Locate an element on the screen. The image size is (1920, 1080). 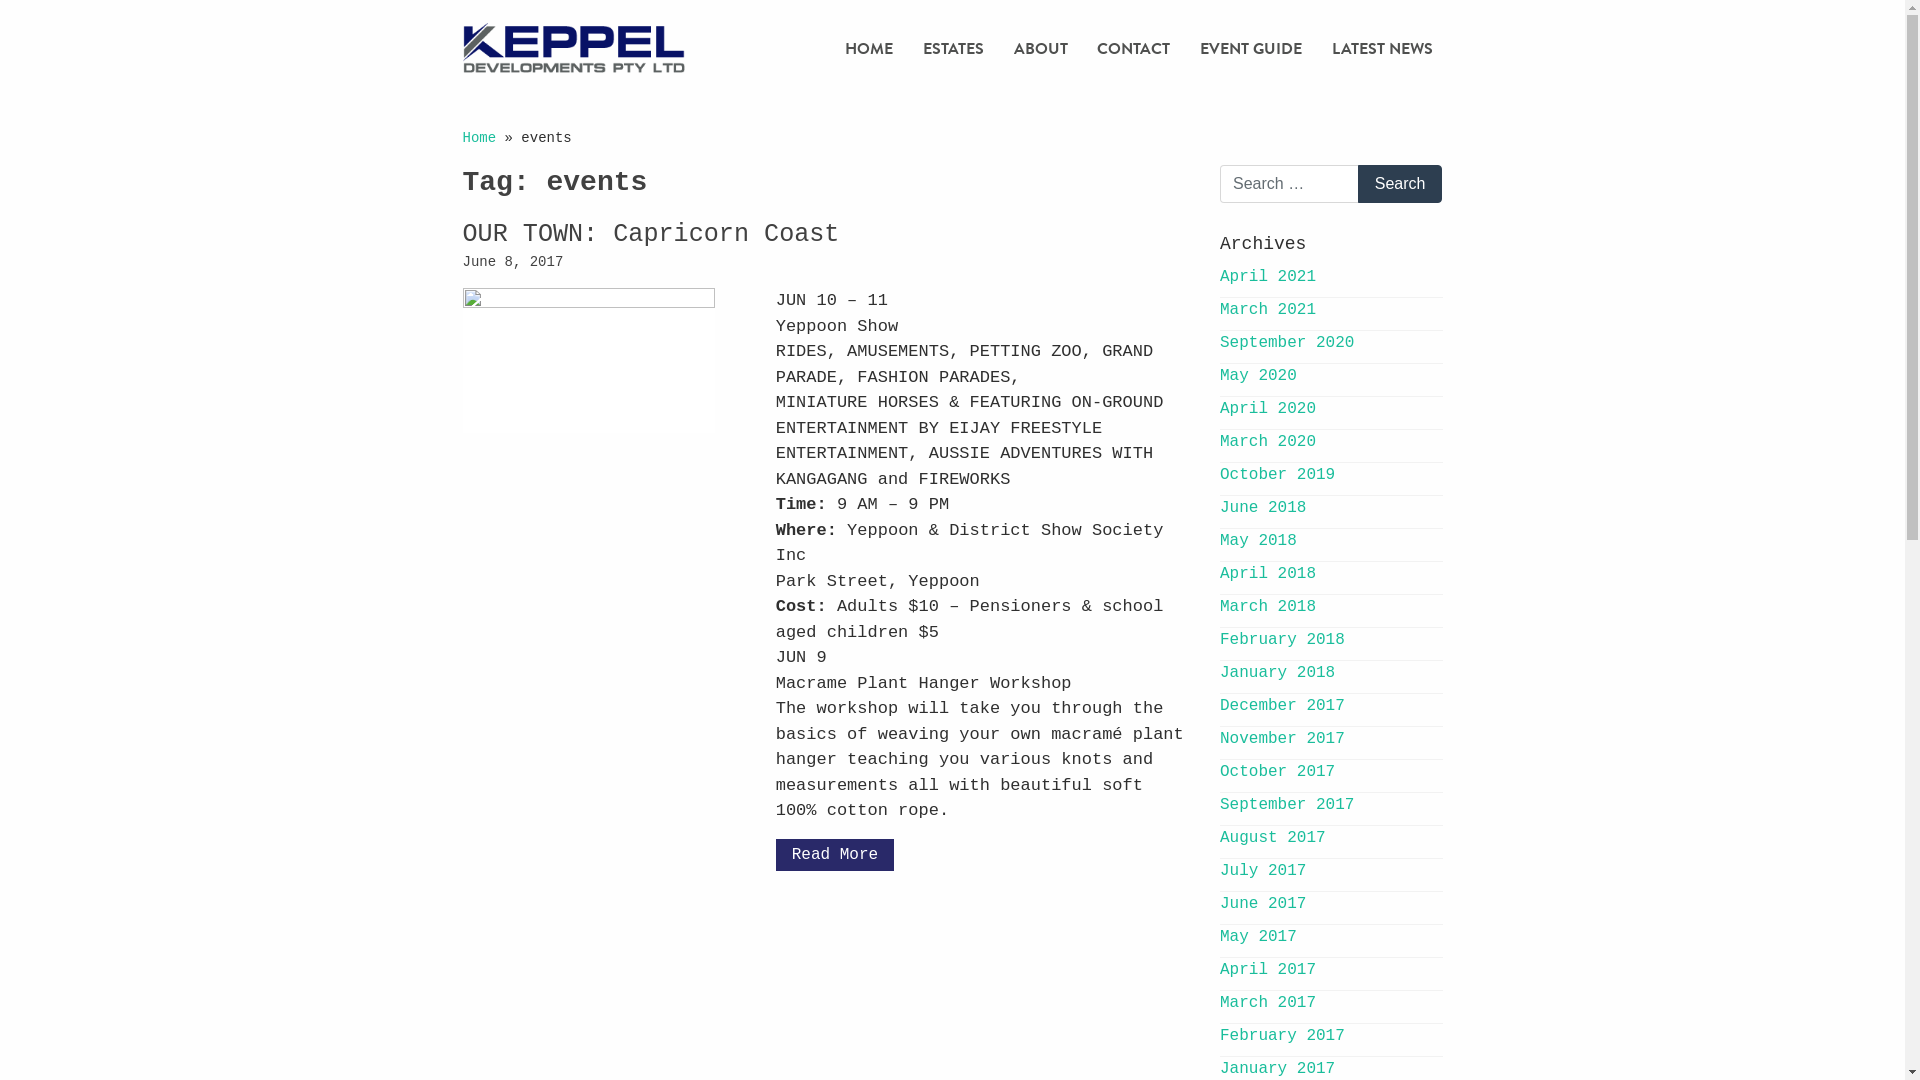
'February 2017' is located at coordinates (1282, 1035).